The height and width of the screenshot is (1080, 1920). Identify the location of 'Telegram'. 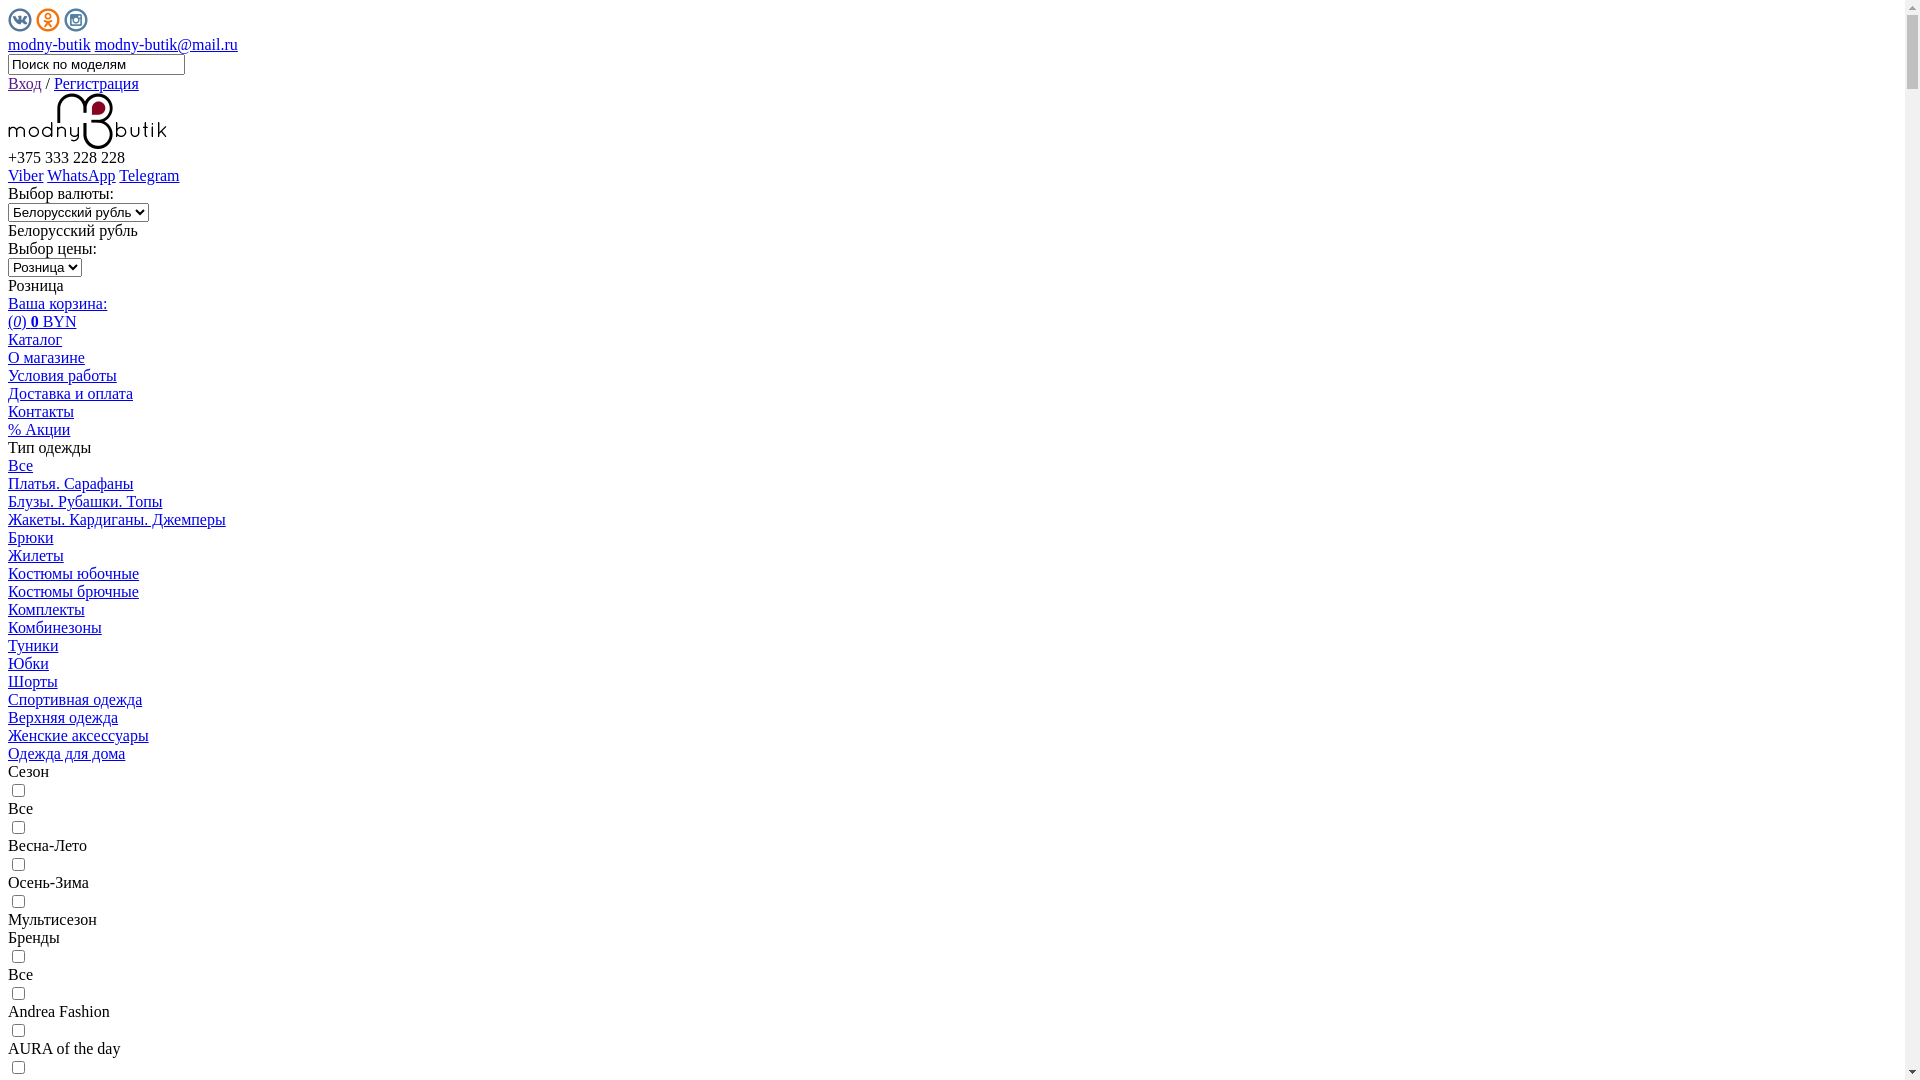
(118, 174).